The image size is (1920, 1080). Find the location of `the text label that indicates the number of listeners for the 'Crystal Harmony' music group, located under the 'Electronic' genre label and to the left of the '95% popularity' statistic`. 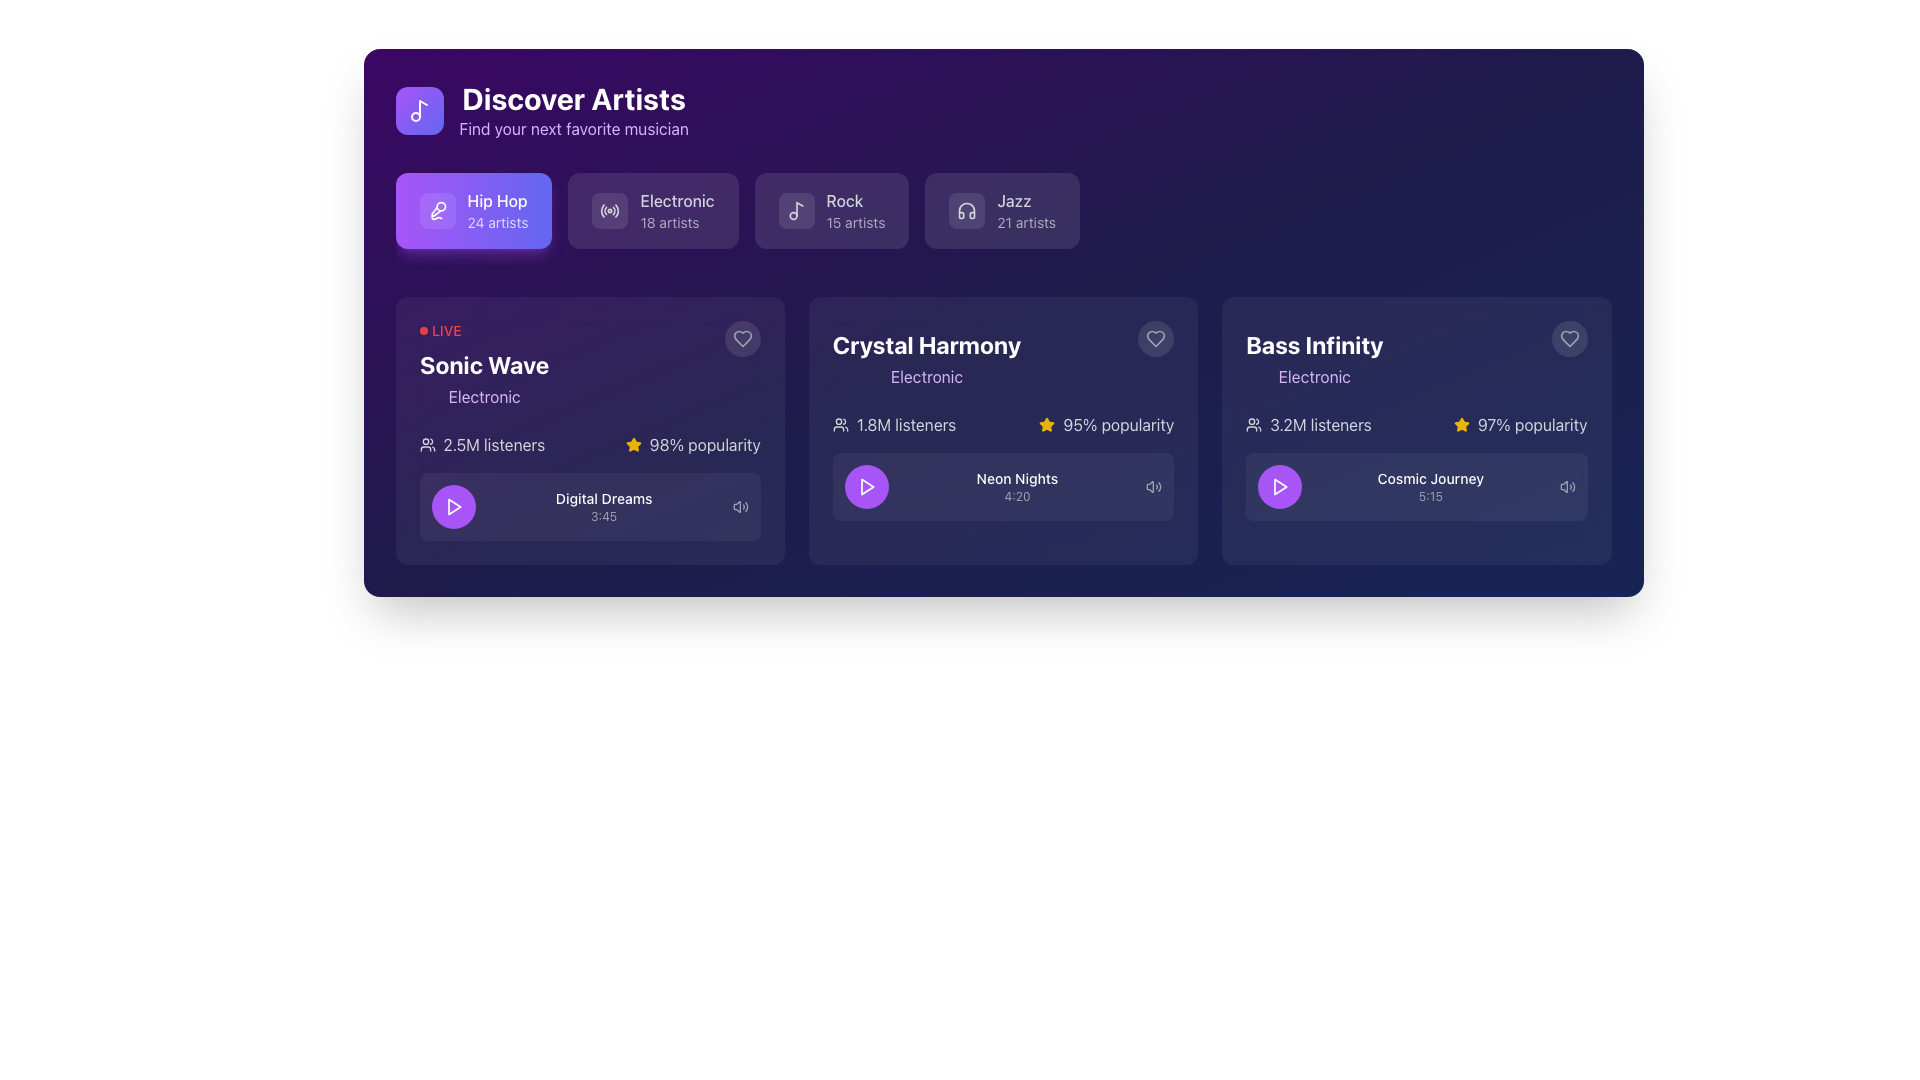

the text label that indicates the number of listeners for the 'Crystal Harmony' music group, located under the 'Electronic' genre label and to the left of the '95% popularity' statistic is located at coordinates (905, 423).